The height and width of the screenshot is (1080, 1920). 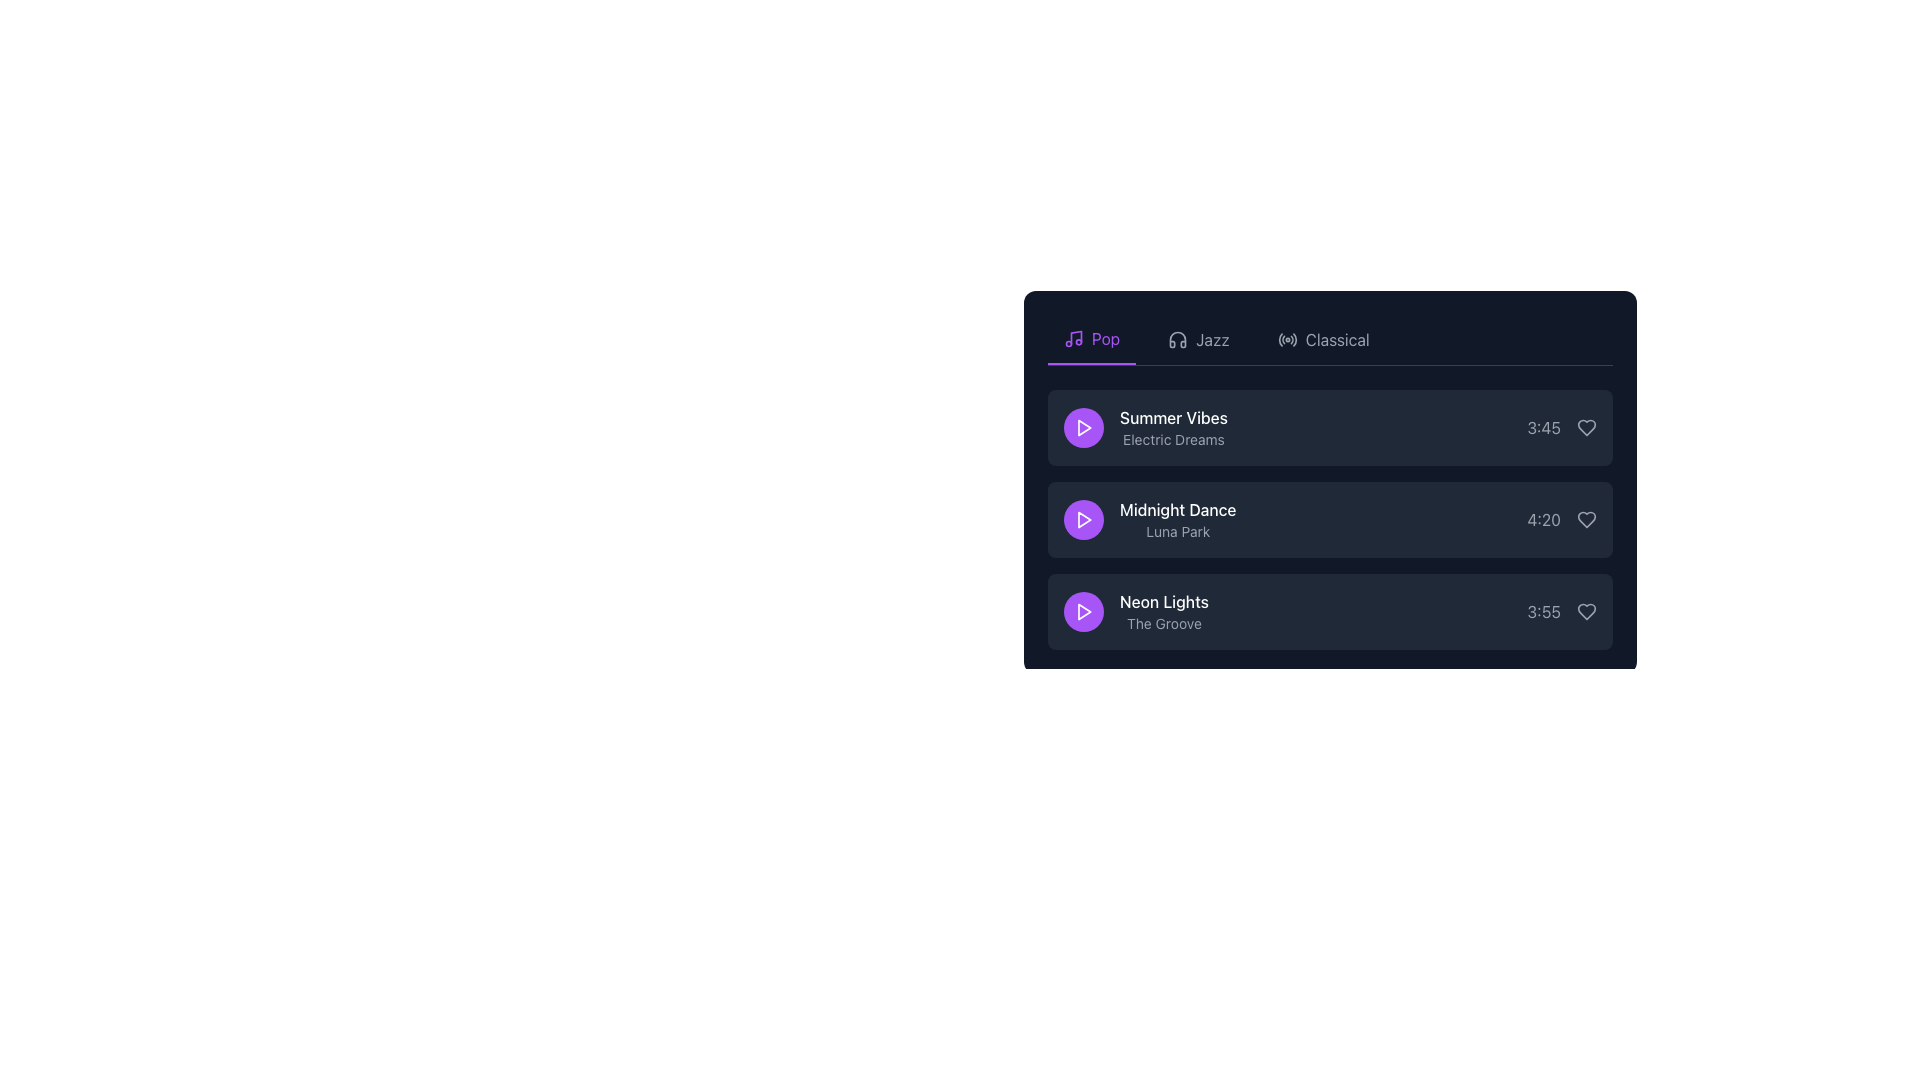 I want to click on the playlist panel located, so click(x=1330, y=467).